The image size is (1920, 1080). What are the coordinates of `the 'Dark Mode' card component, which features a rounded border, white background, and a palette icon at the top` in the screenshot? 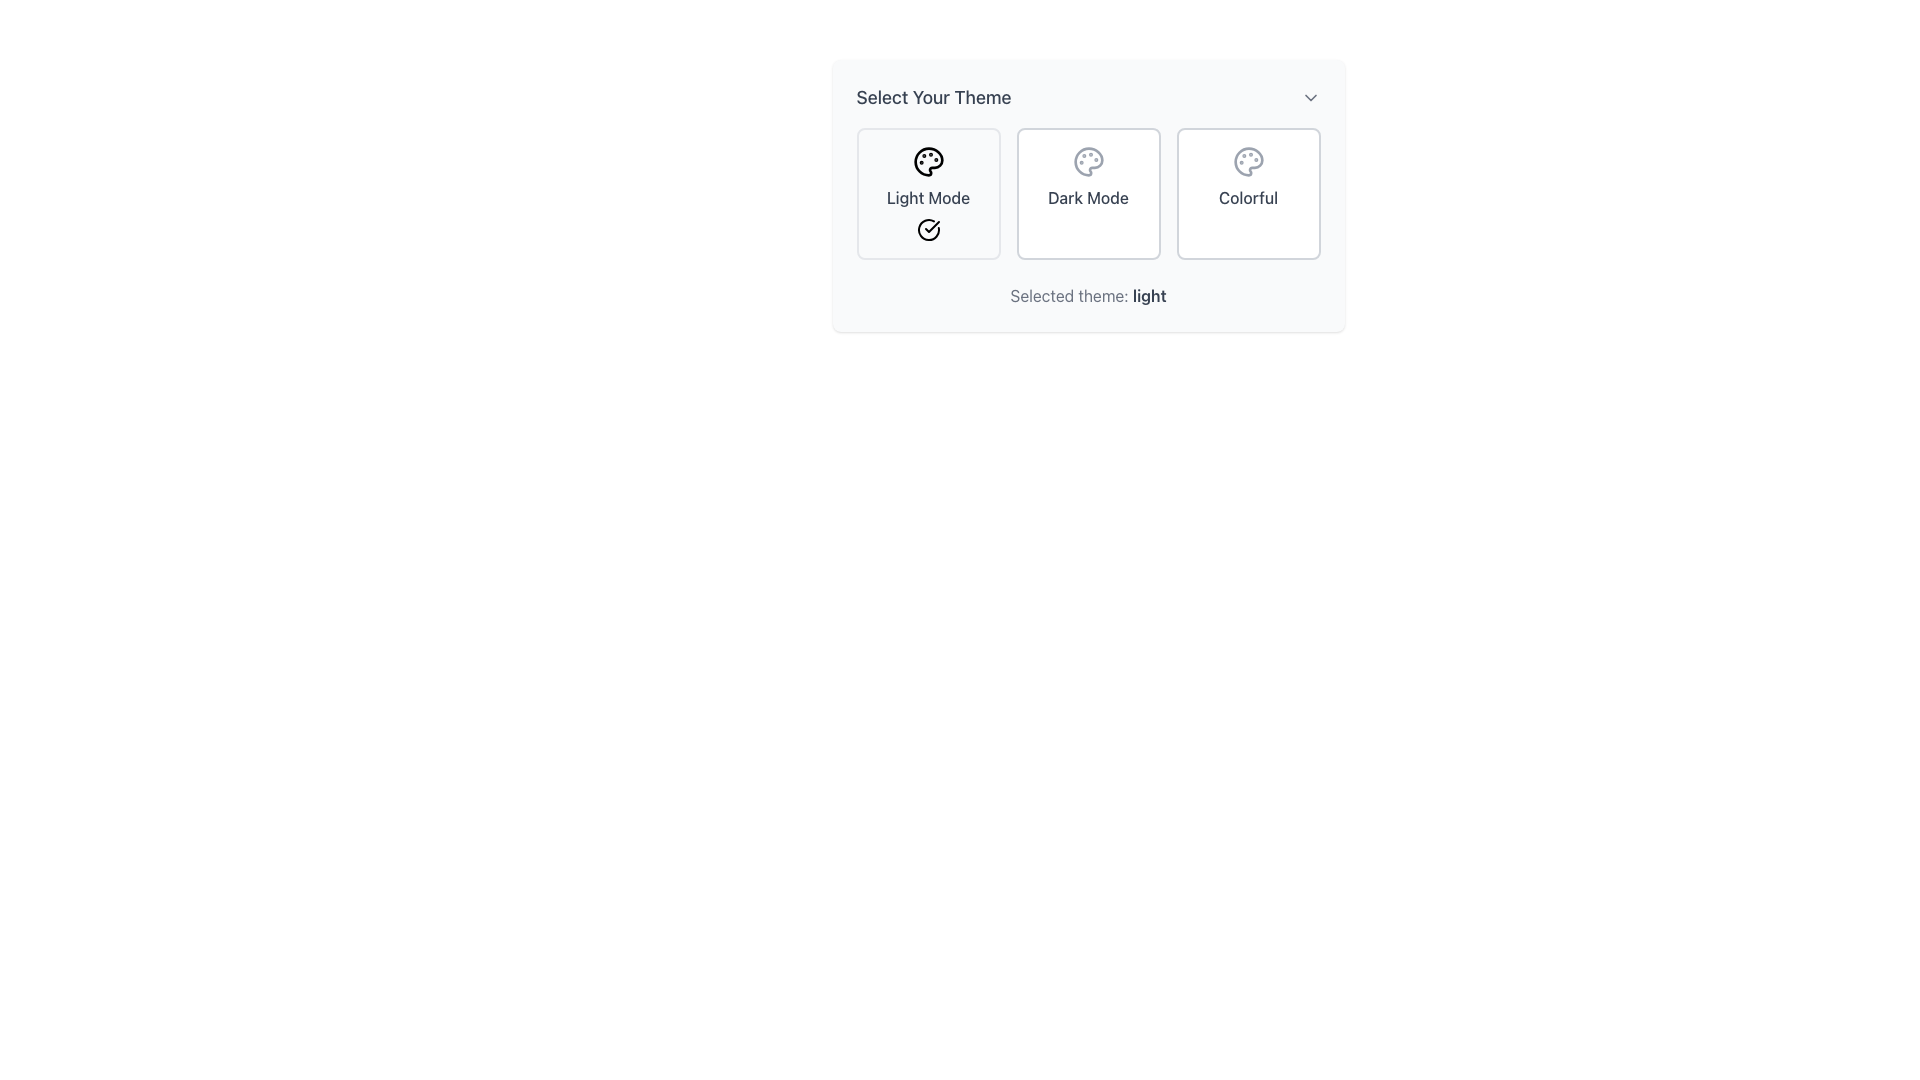 It's located at (1087, 193).